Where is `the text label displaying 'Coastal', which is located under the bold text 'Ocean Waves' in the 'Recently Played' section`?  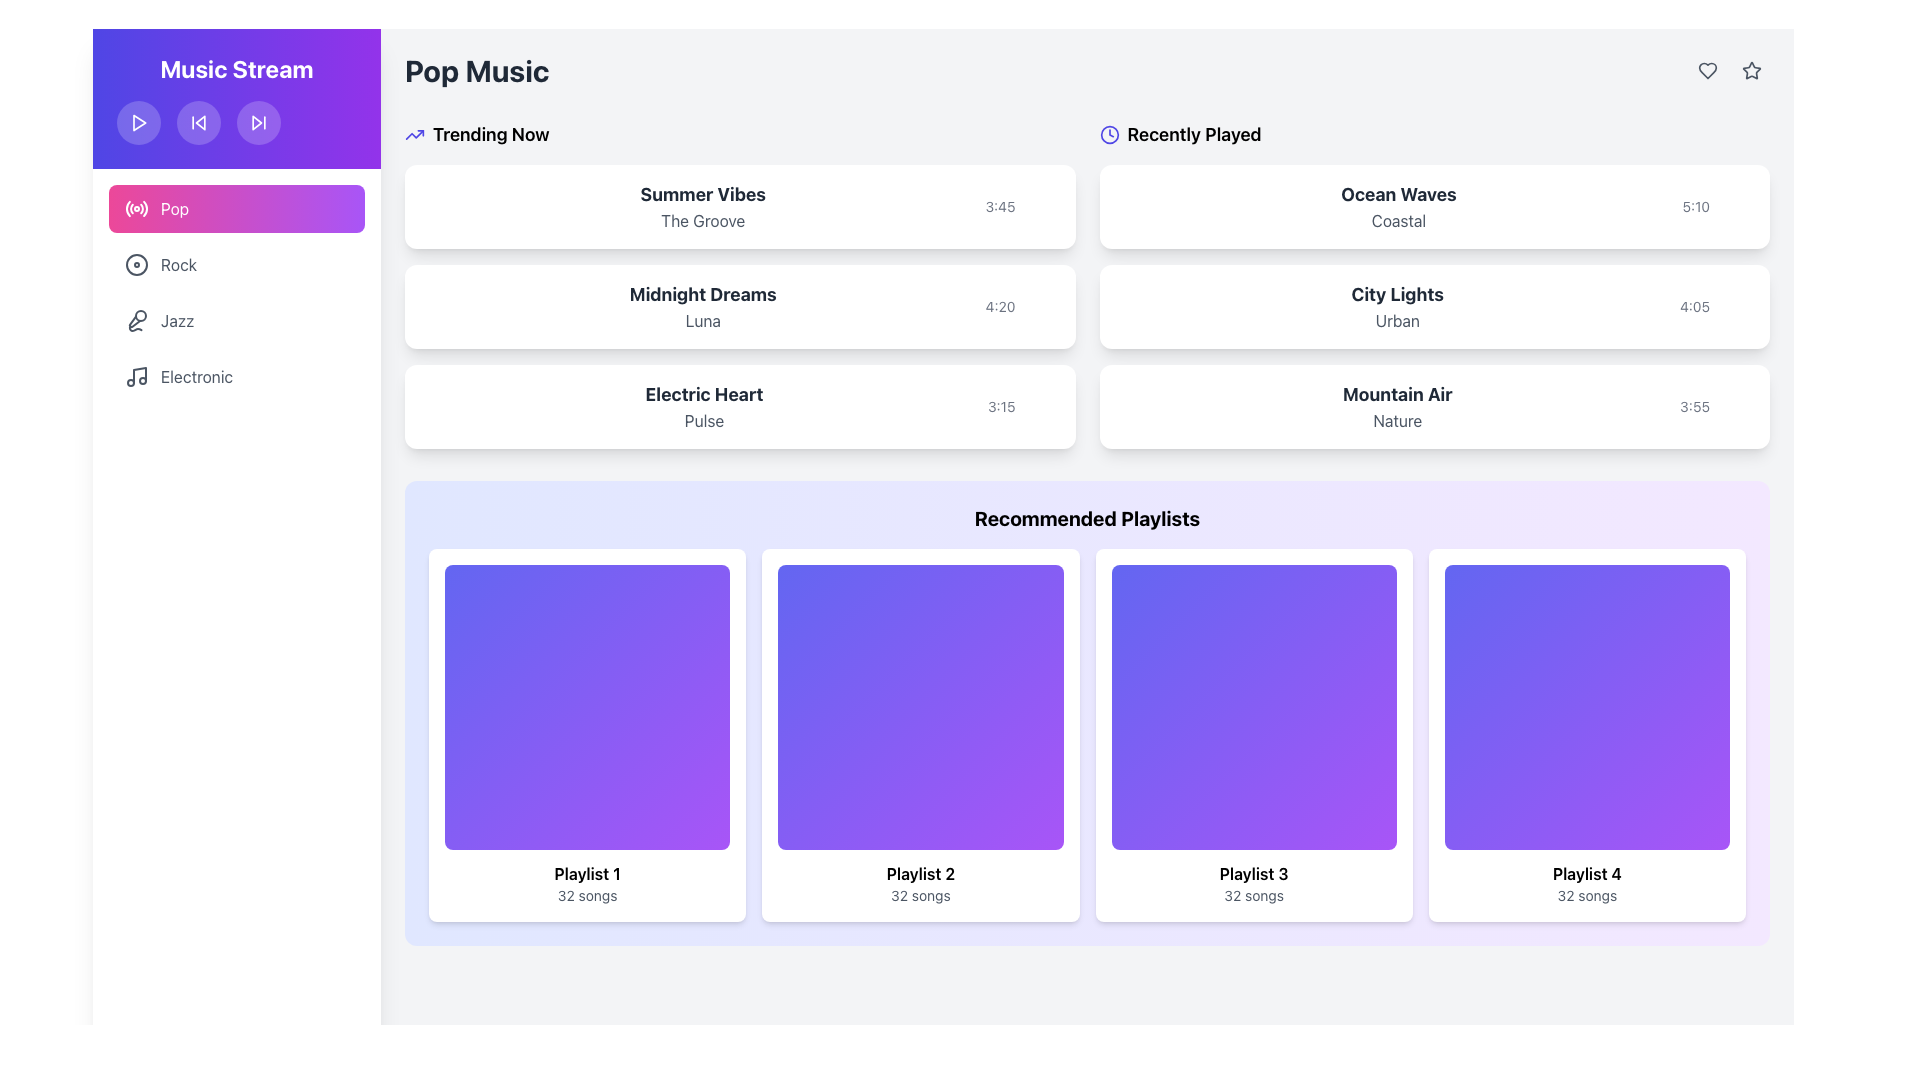 the text label displaying 'Coastal', which is located under the bold text 'Ocean Waves' in the 'Recently Played' section is located at coordinates (1397, 220).